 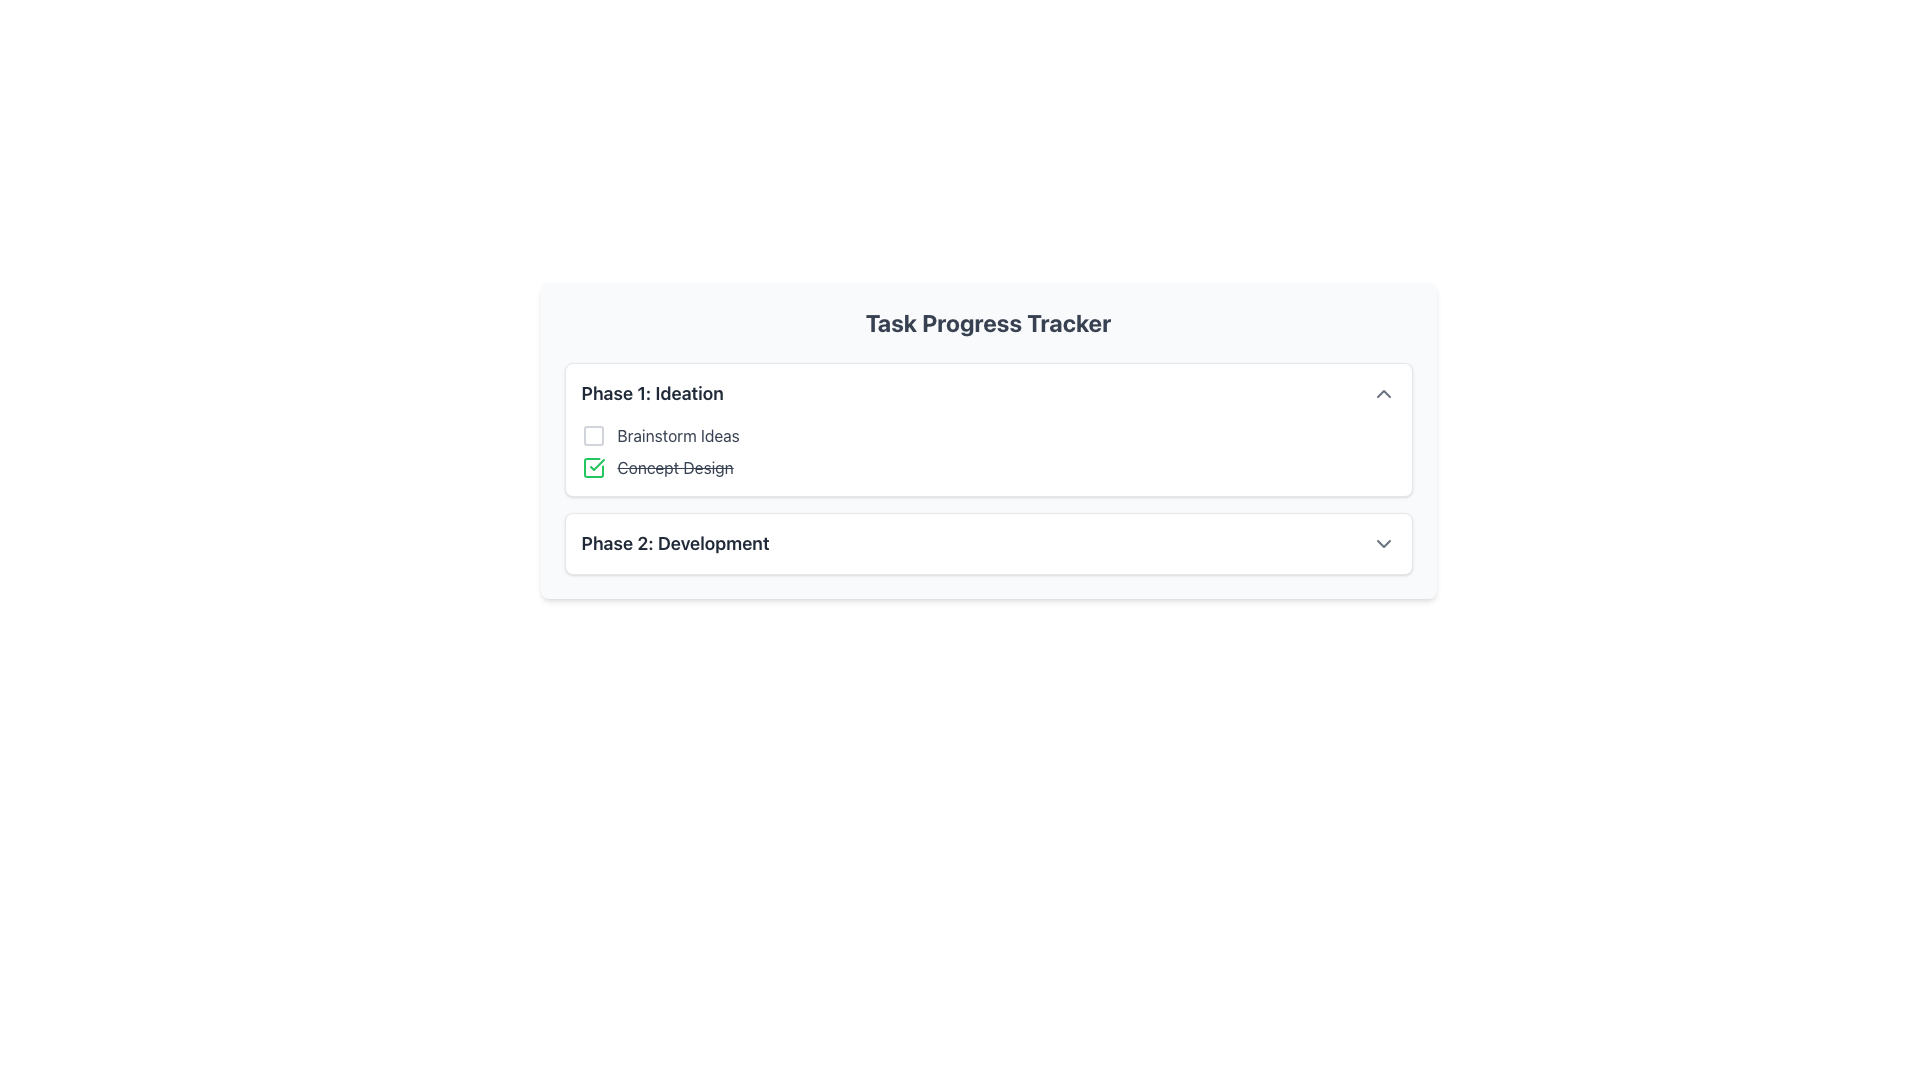 I want to click on the checkbox icon, so click(x=592, y=434).